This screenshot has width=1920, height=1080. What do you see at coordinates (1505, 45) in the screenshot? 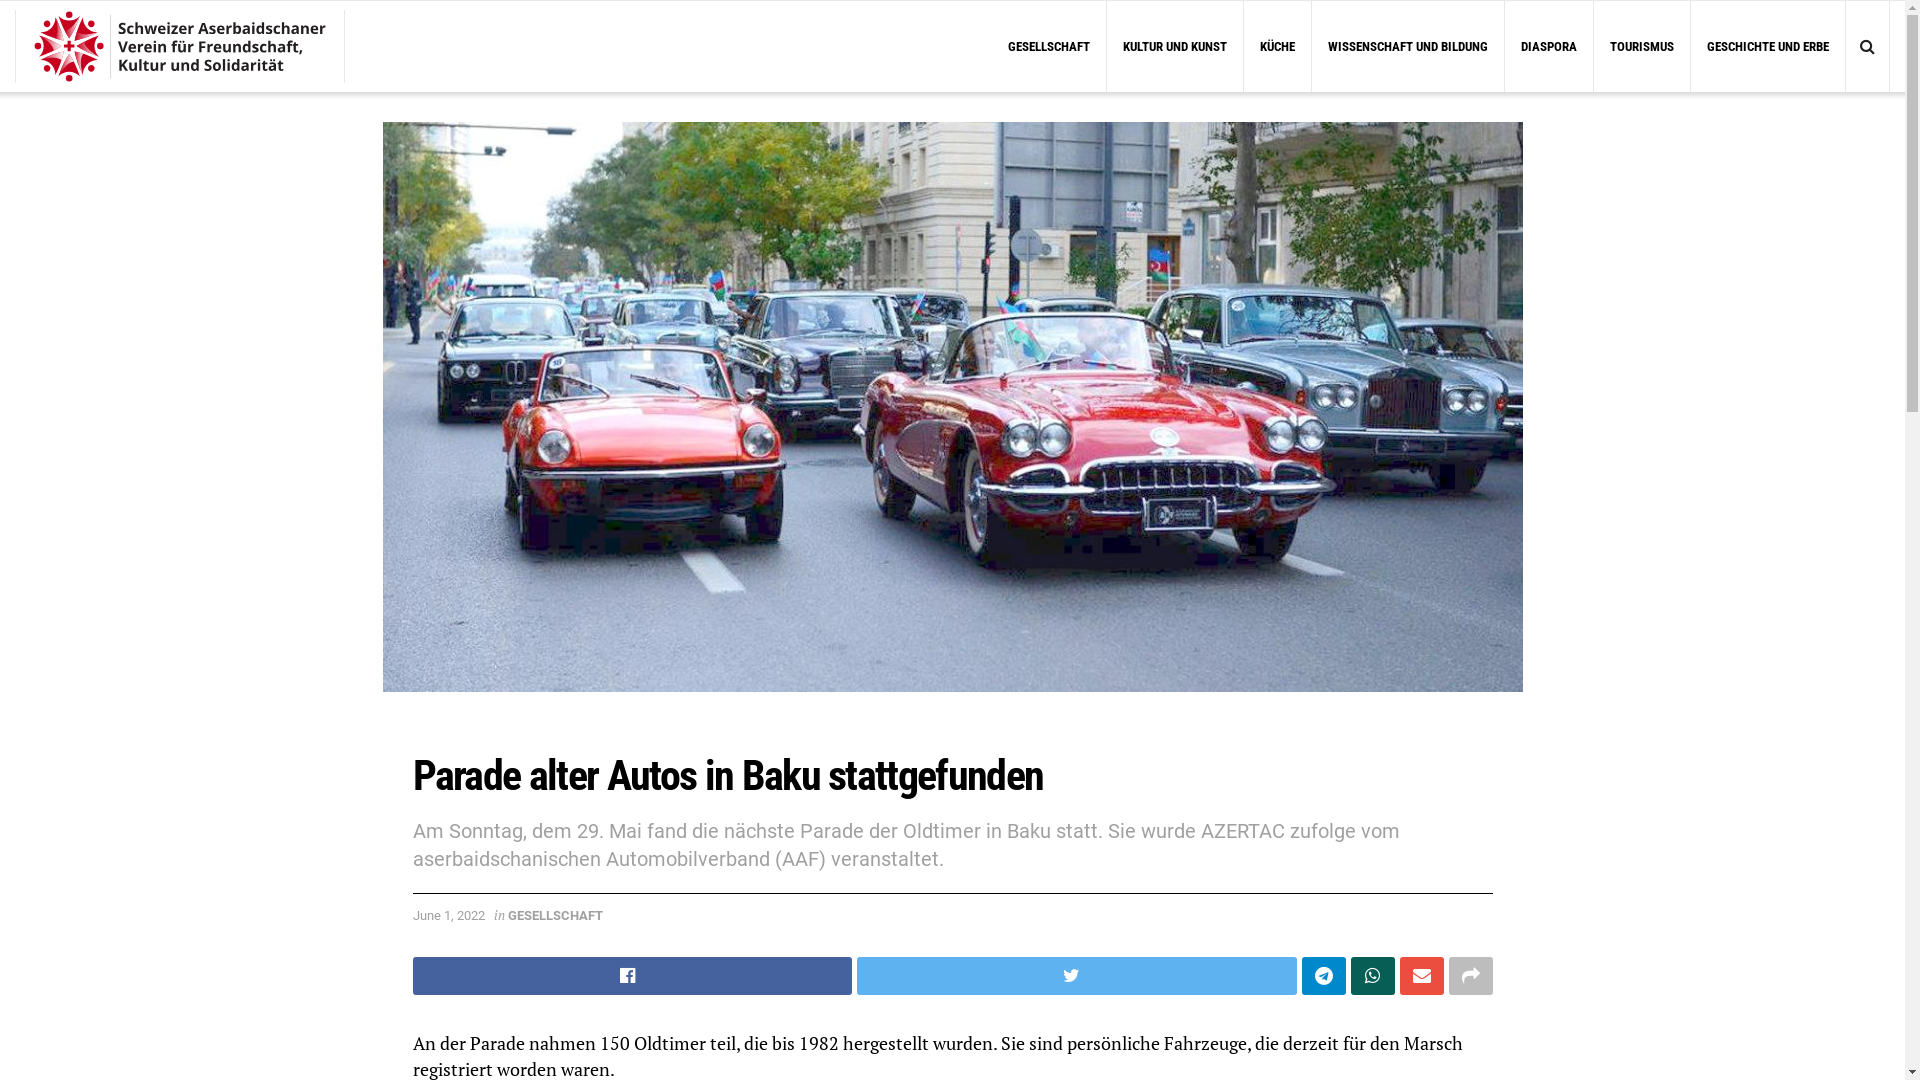
I see `'DIASPORA'` at bounding box center [1505, 45].